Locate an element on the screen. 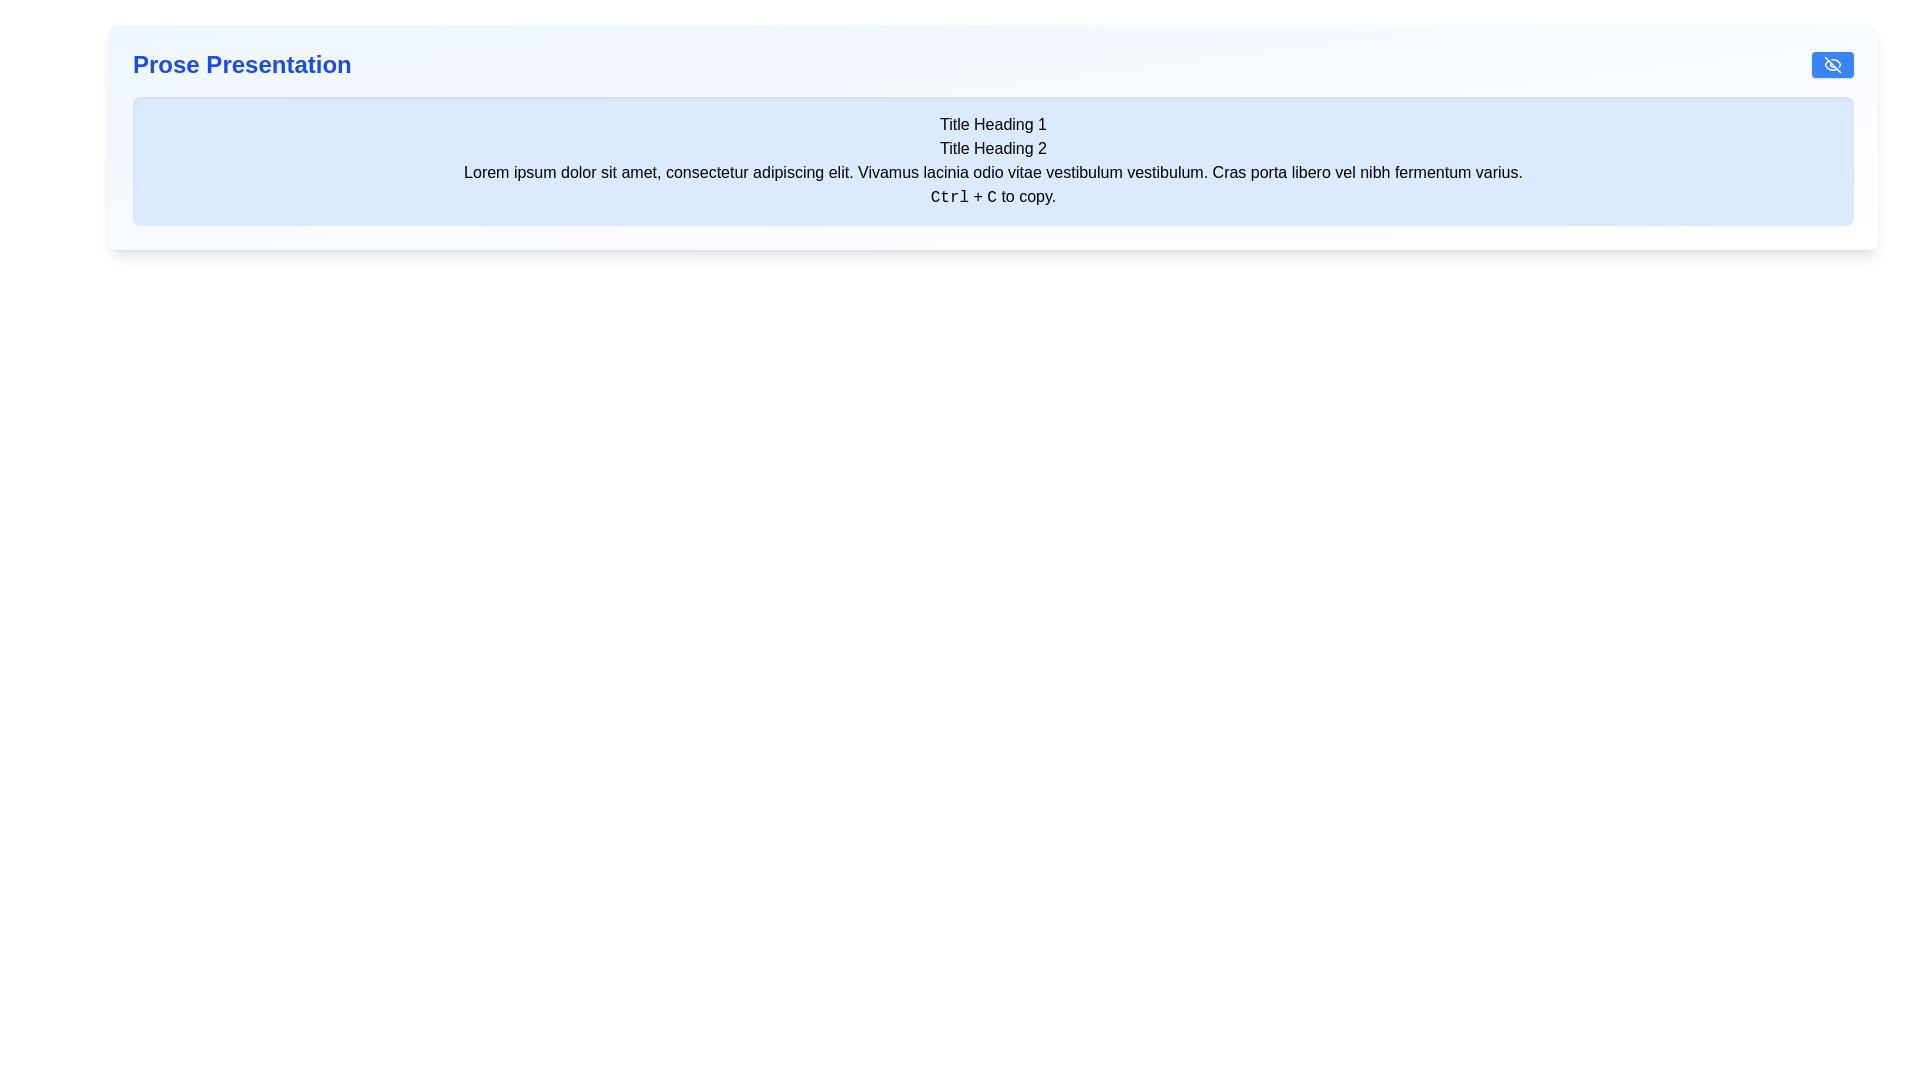  the 'eye-off' icon button located in the upper-right corner of the blue button is located at coordinates (1833, 64).